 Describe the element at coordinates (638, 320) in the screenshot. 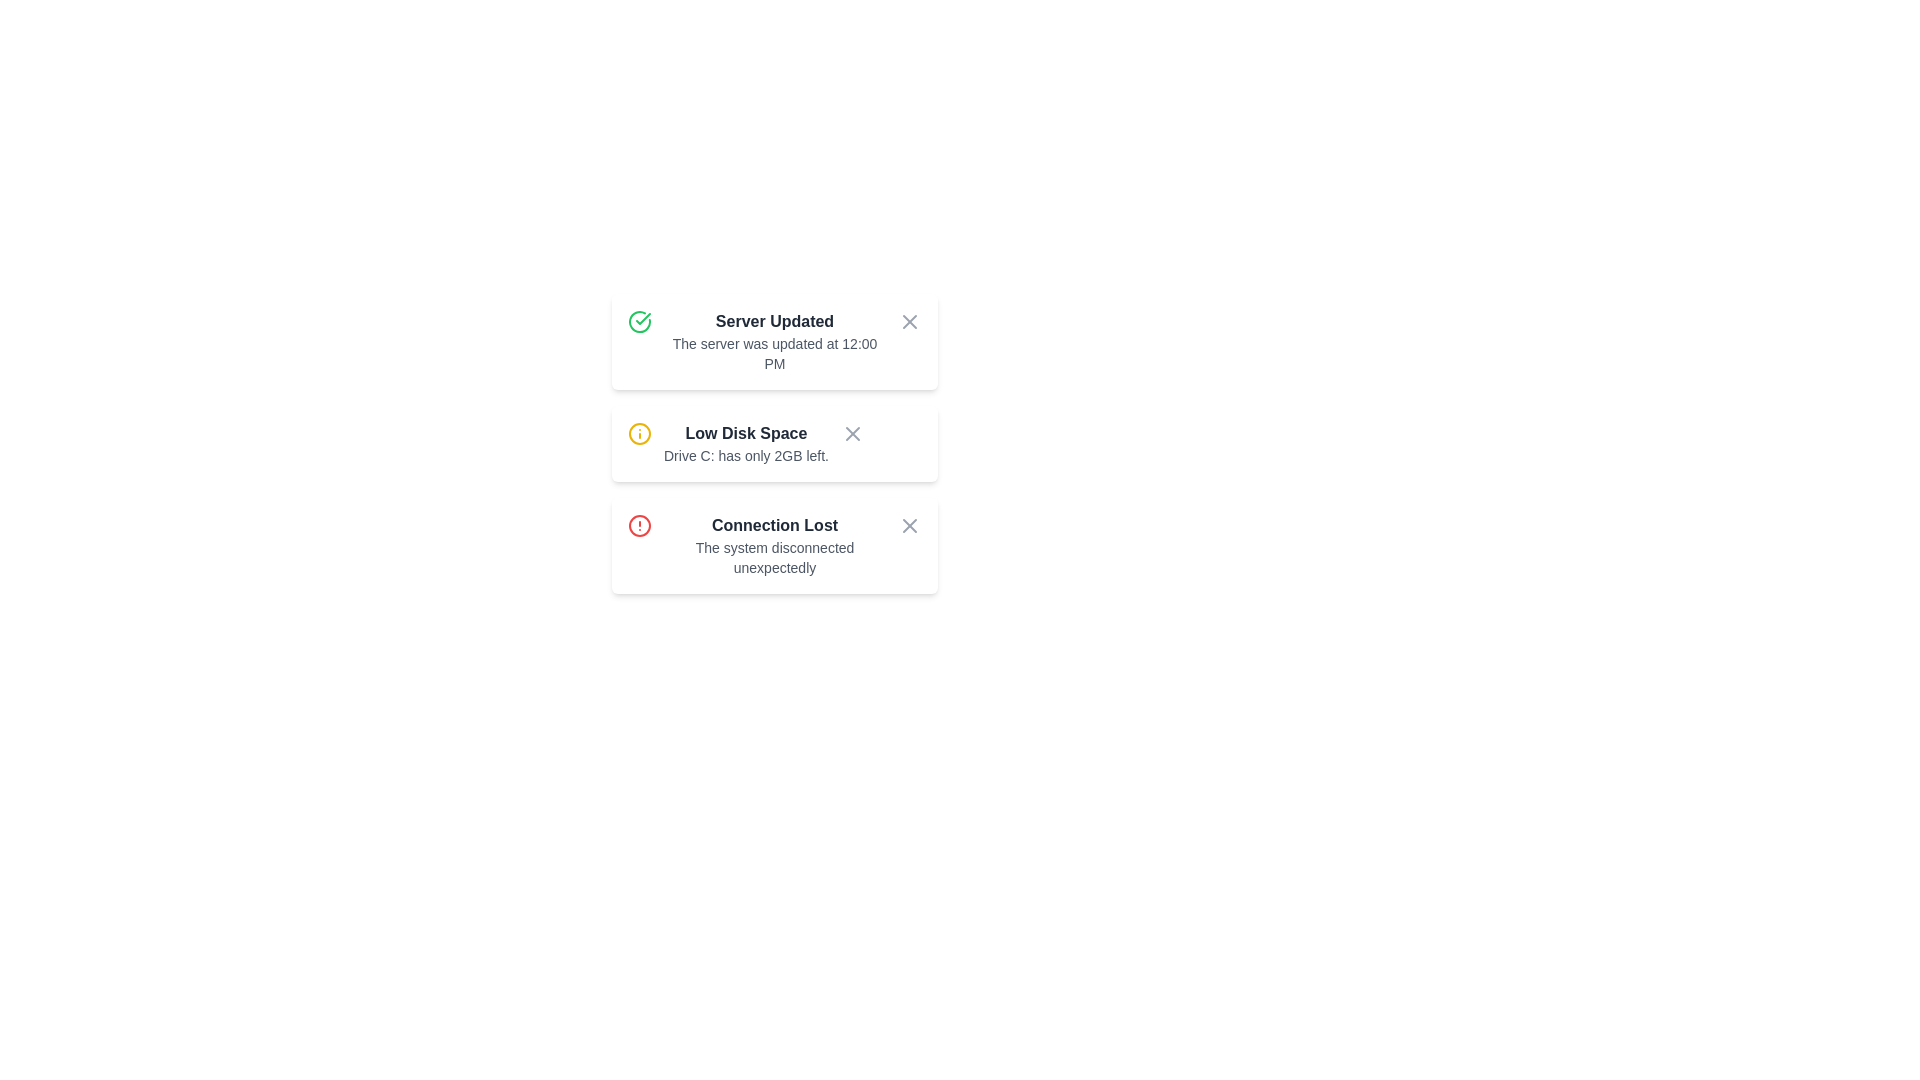

I see `the green circular icon with a checkmark inside it, located at the top left corner of the 'Server Updated' notification card` at that location.